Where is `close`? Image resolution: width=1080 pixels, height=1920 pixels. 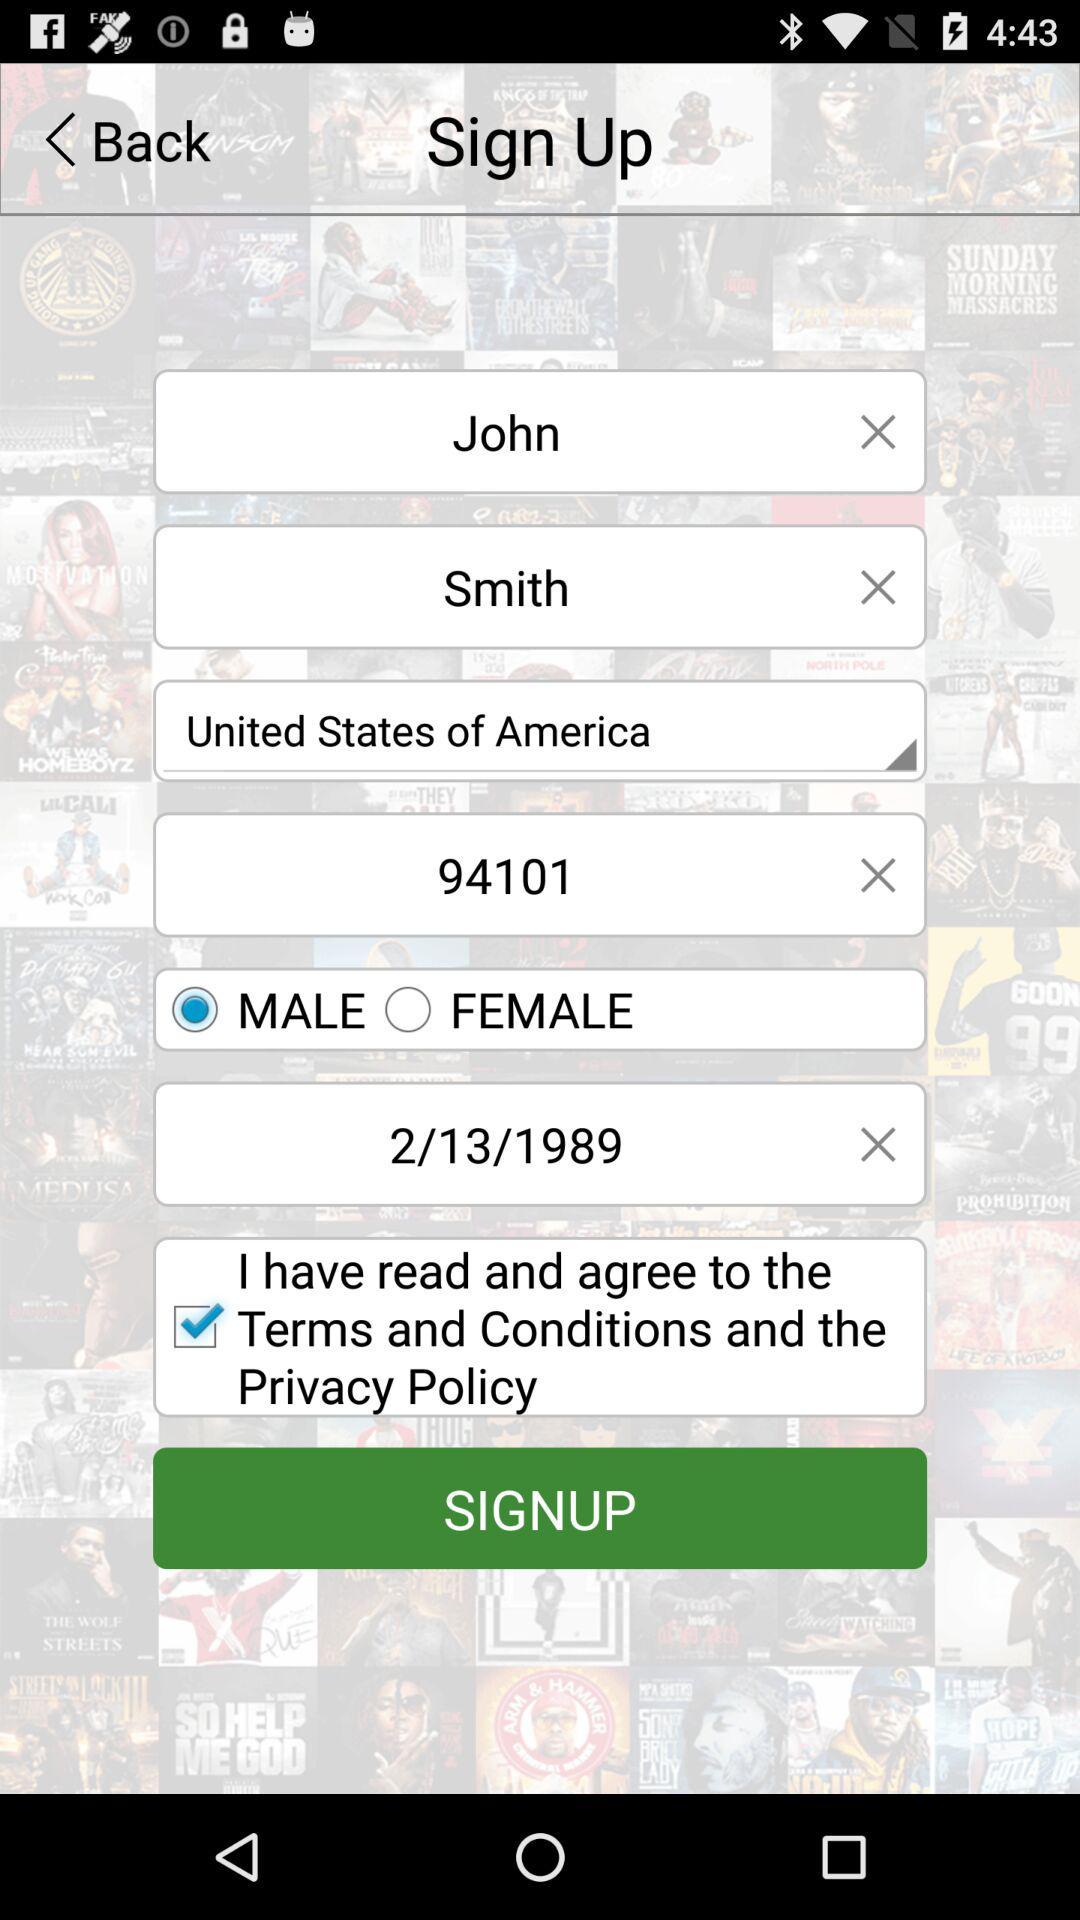 close is located at coordinates (877, 585).